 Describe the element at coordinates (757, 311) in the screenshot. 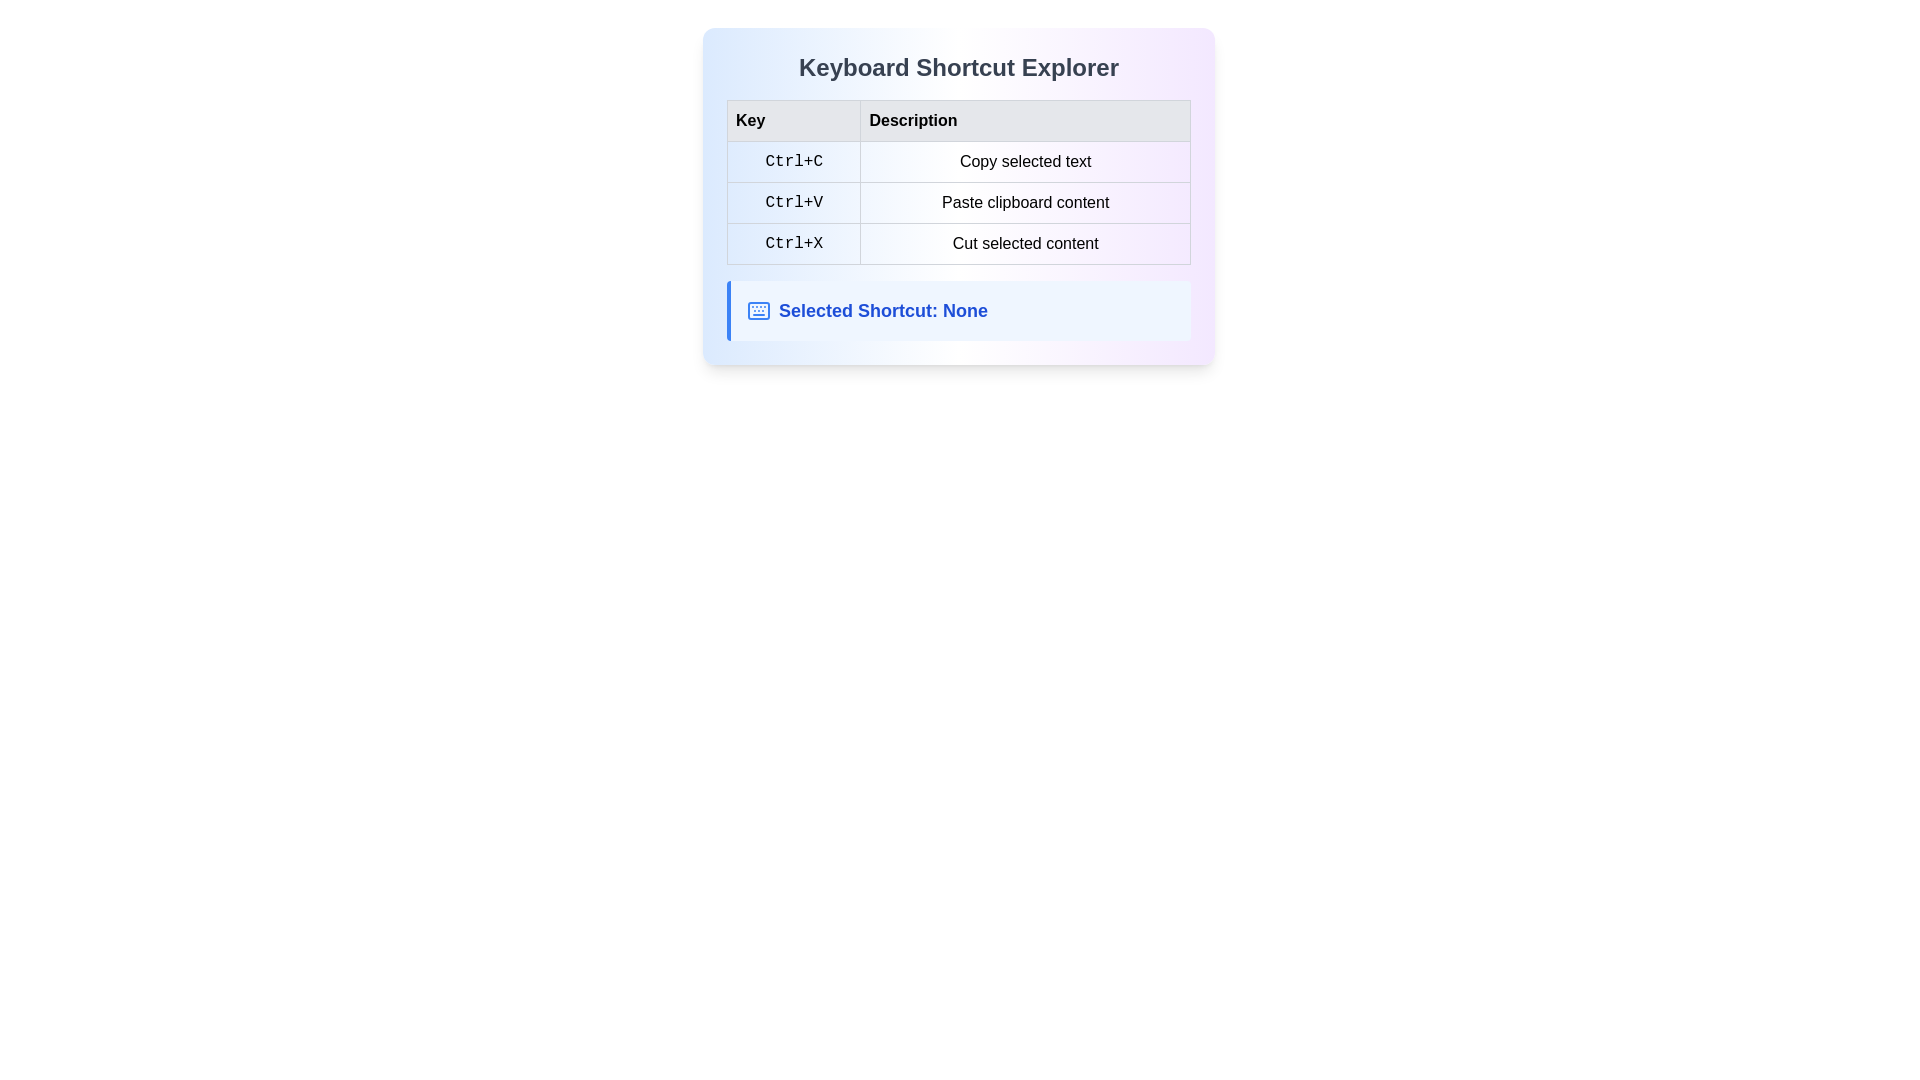

I see `the SVG rectangle component that symbolizes a keyboard, located within a blue toolbar section for keyboard shortcuts` at that location.